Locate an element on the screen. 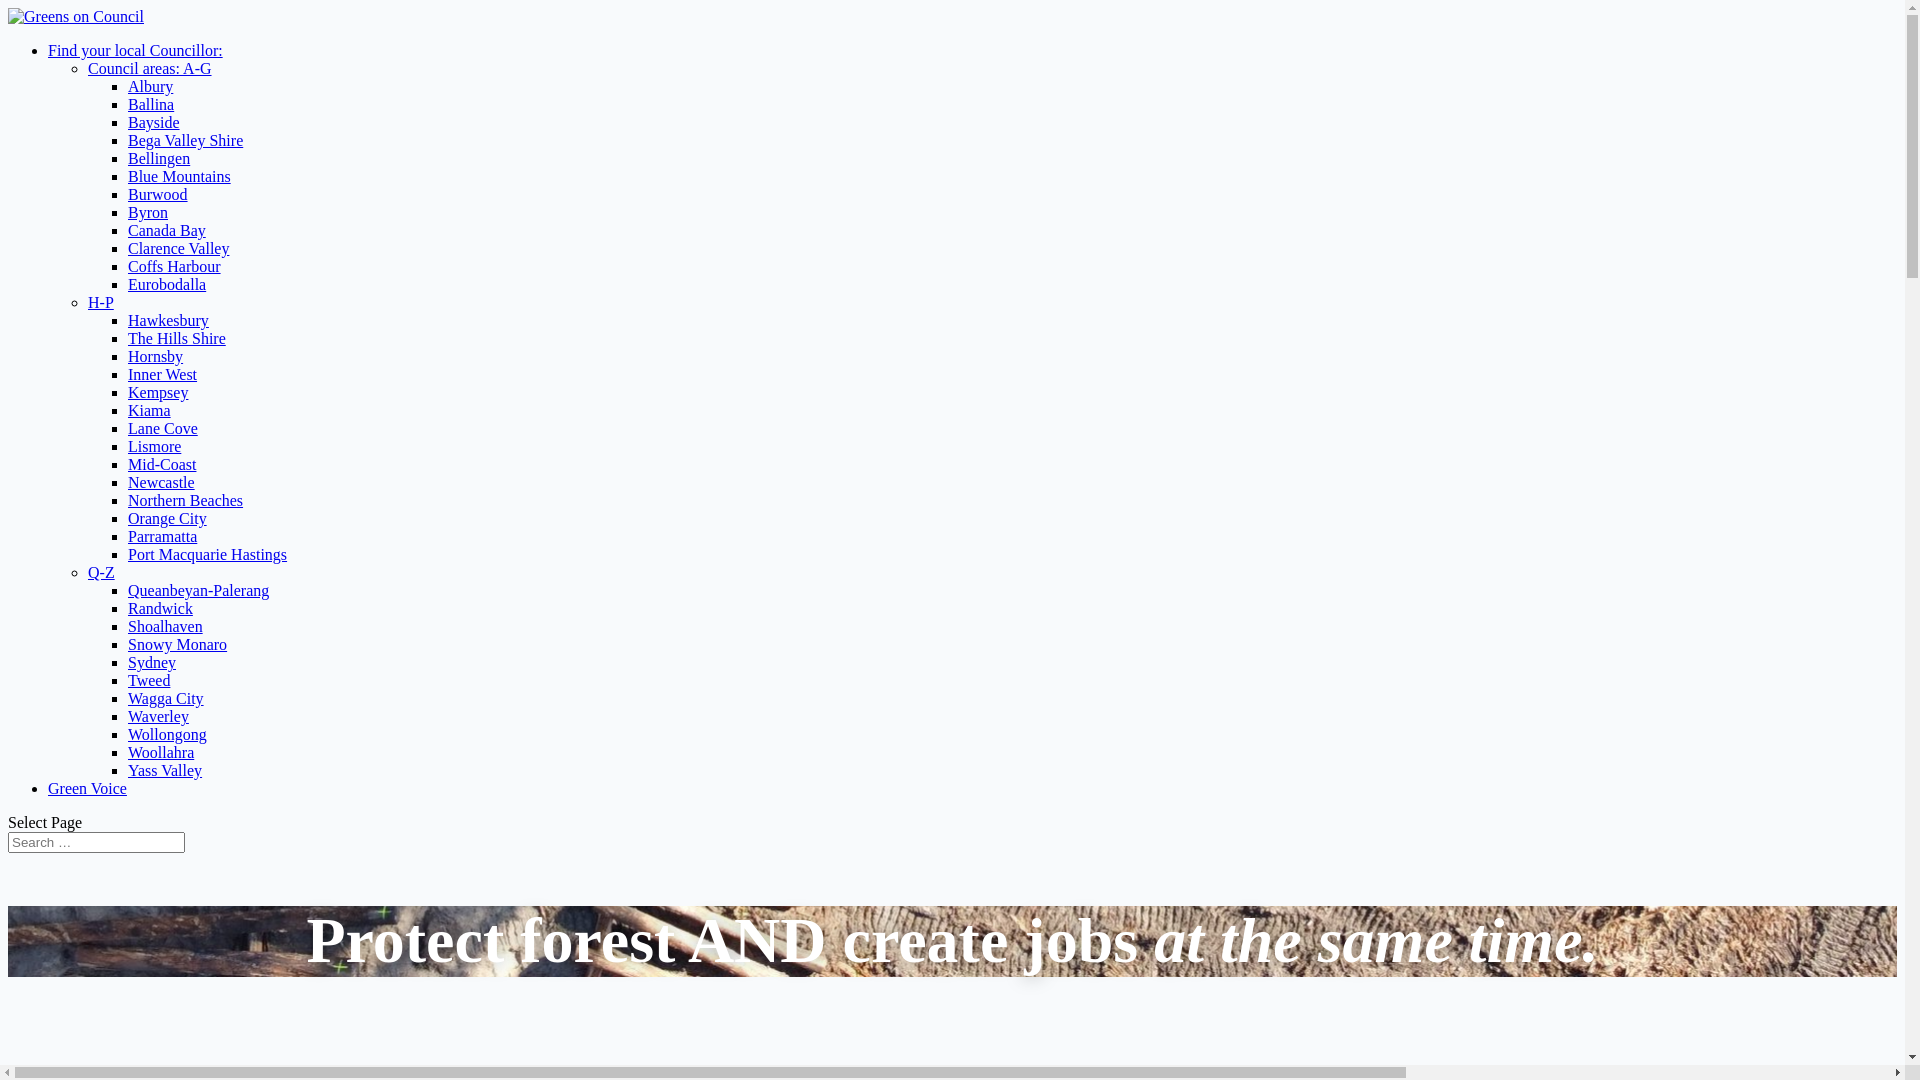 This screenshot has width=1920, height=1080. 'Lane Cove' is located at coordinates (163, 427).